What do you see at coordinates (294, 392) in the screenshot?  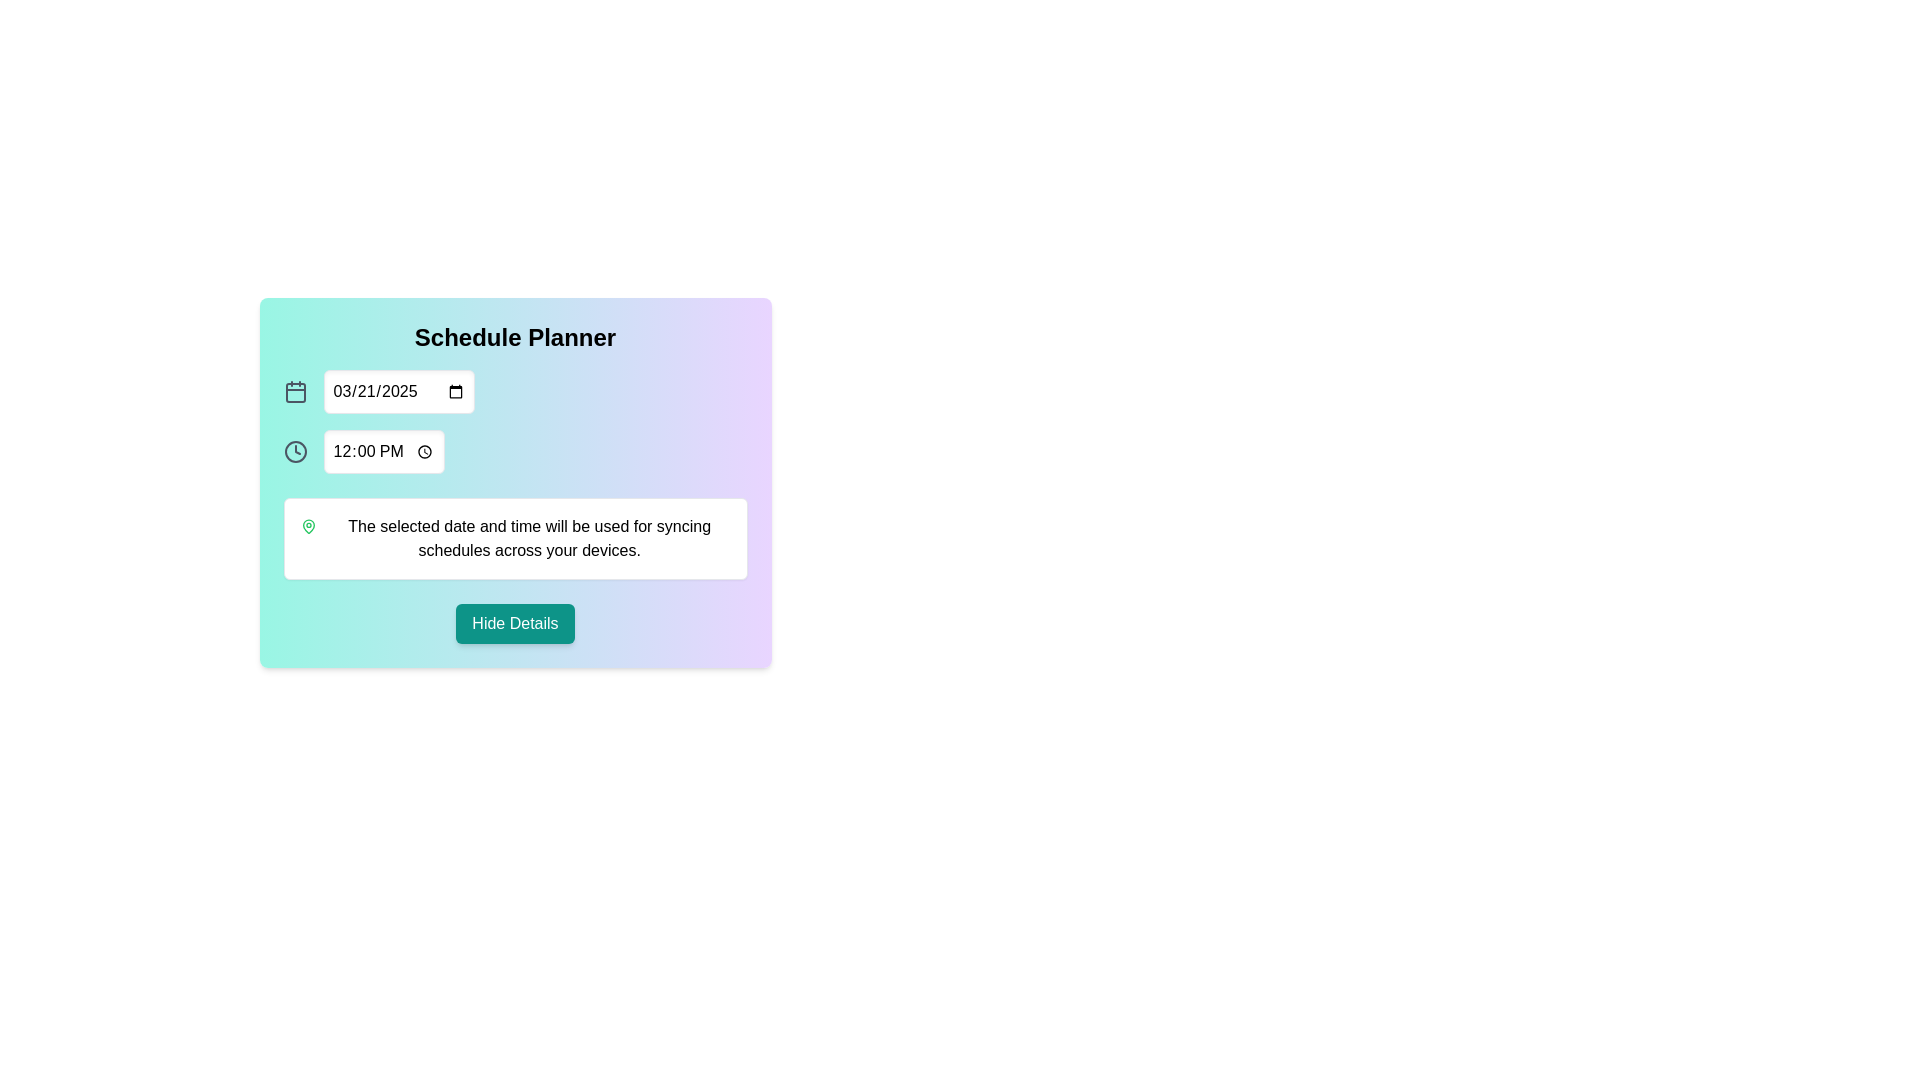 I see `the calendar icon located to the left of the date input field displaying '03/21/2025'` at bounding box center [294, 392].